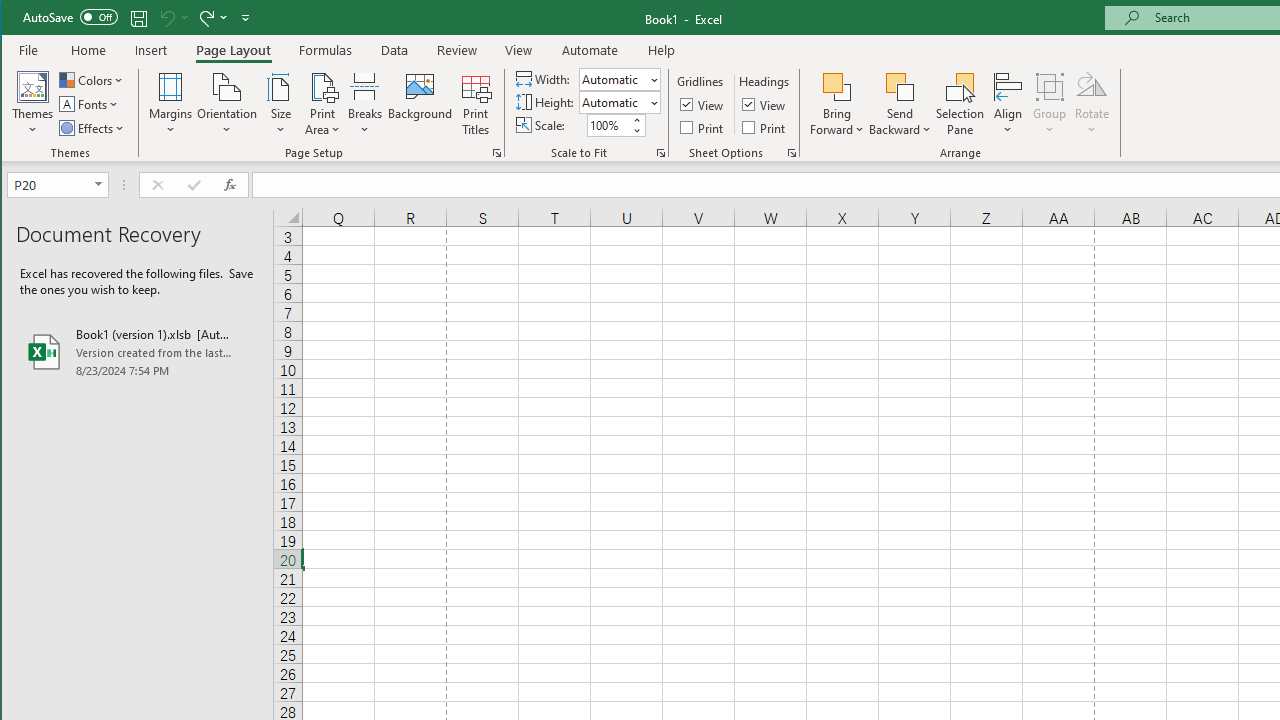  Describe the element at coordinates (474, 104) in the screenshot. I see `'Print Titles'` at that location.